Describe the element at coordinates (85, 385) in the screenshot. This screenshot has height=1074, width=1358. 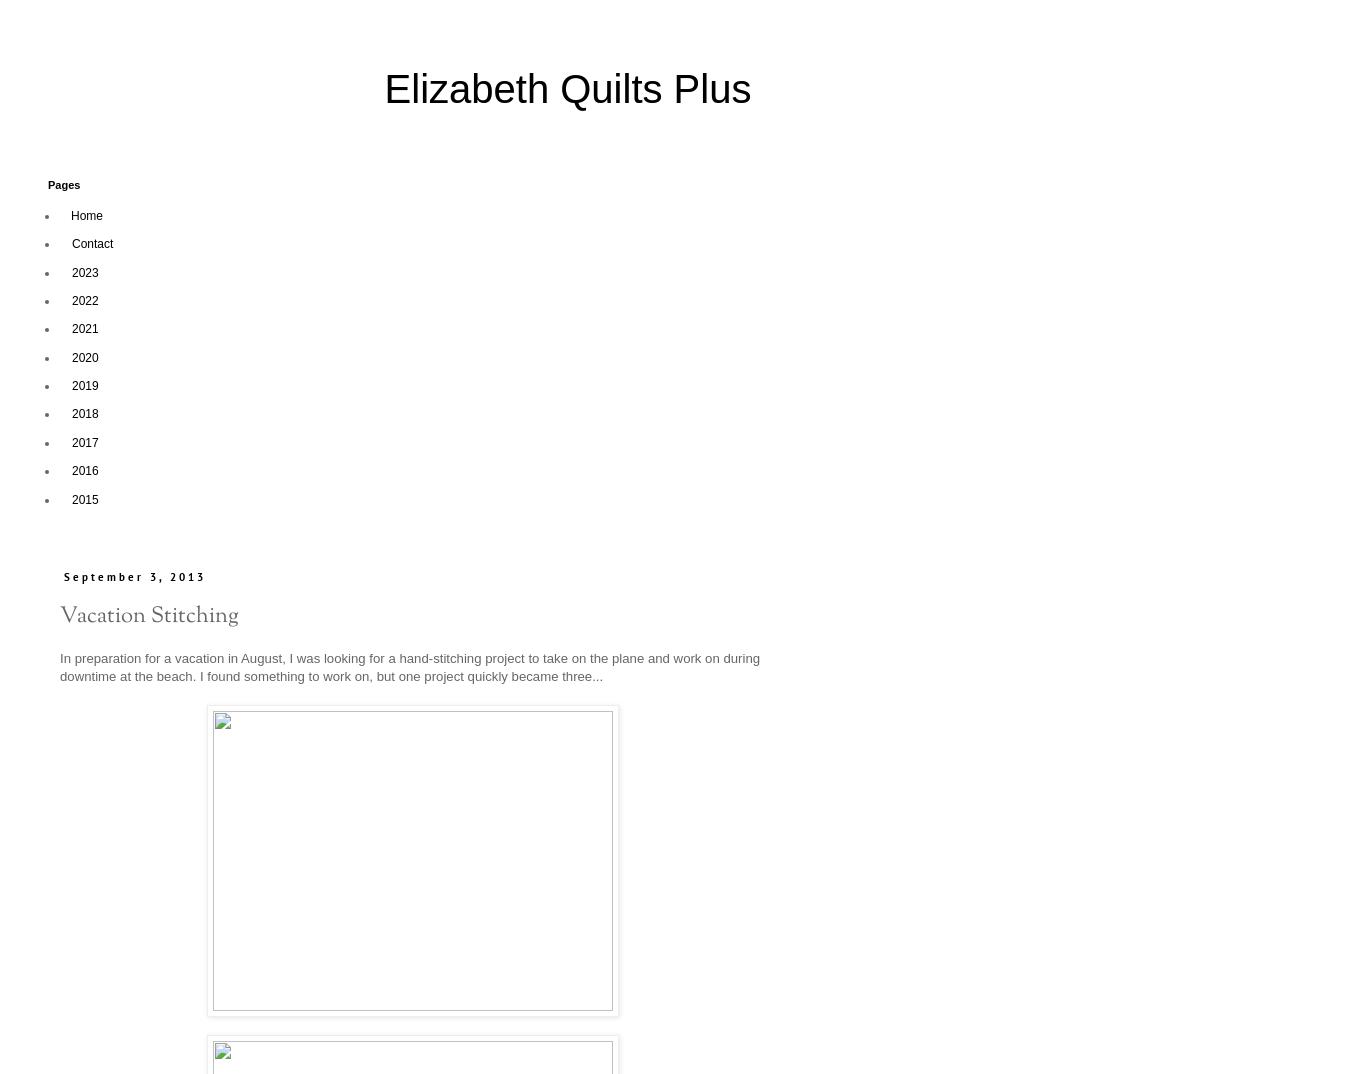
I see `'2019'` at that location.